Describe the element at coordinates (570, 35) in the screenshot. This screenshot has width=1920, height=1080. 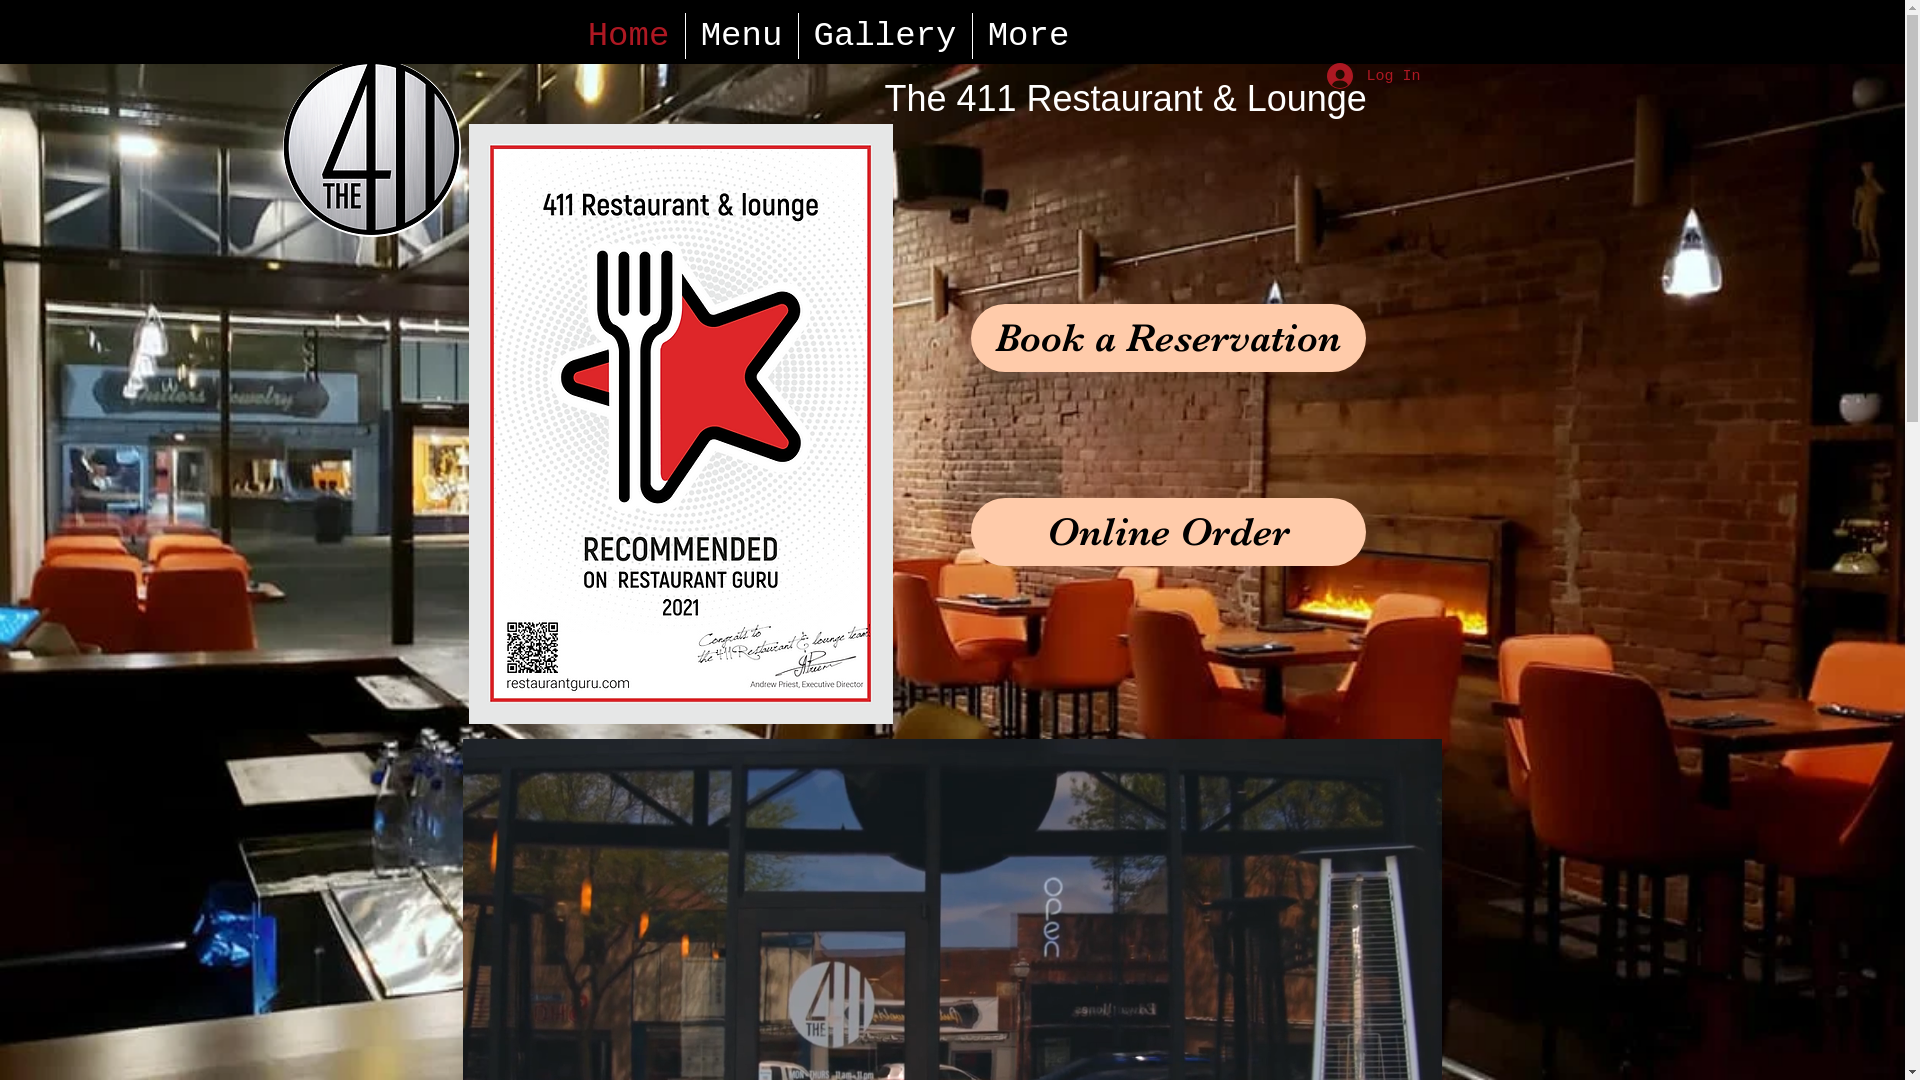
I see `'Home'` at that location.